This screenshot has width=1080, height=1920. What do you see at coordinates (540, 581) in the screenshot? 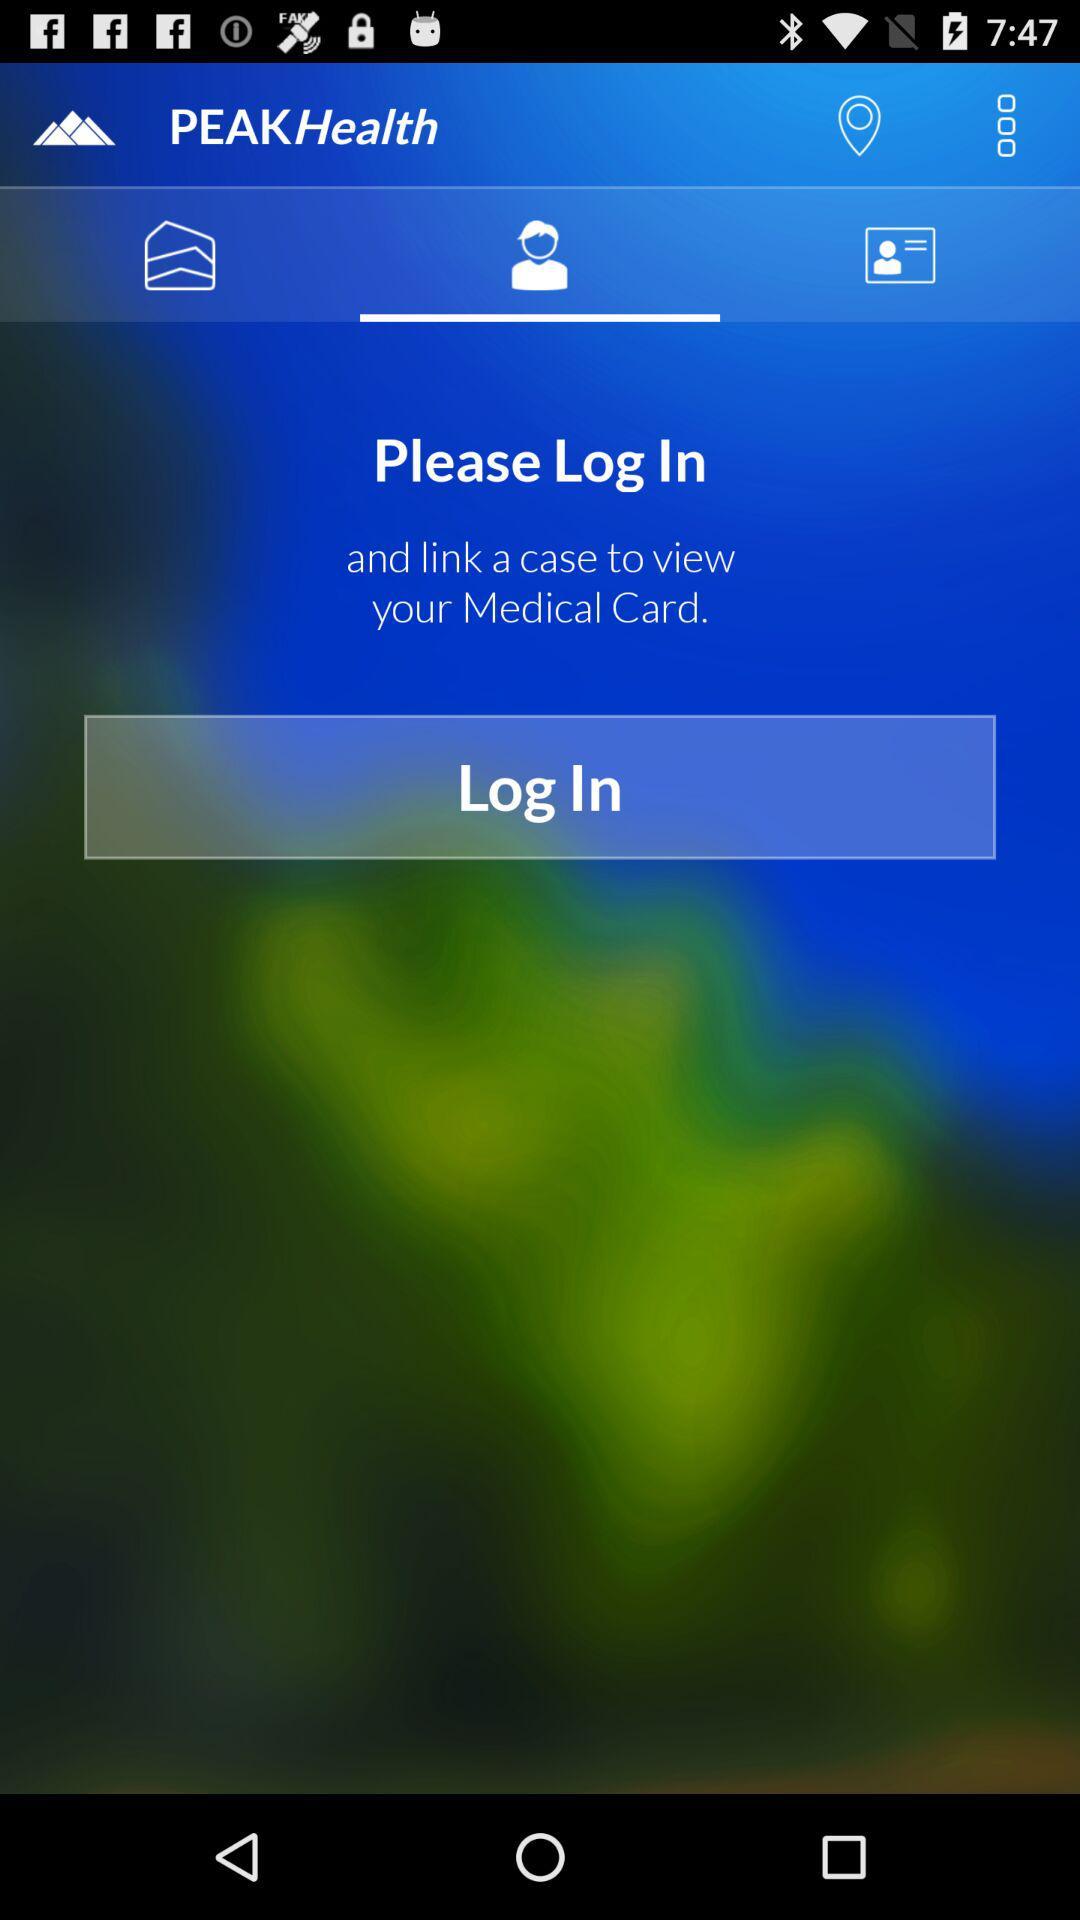
I see `the and link a icon` at bounding box center [540, 581].